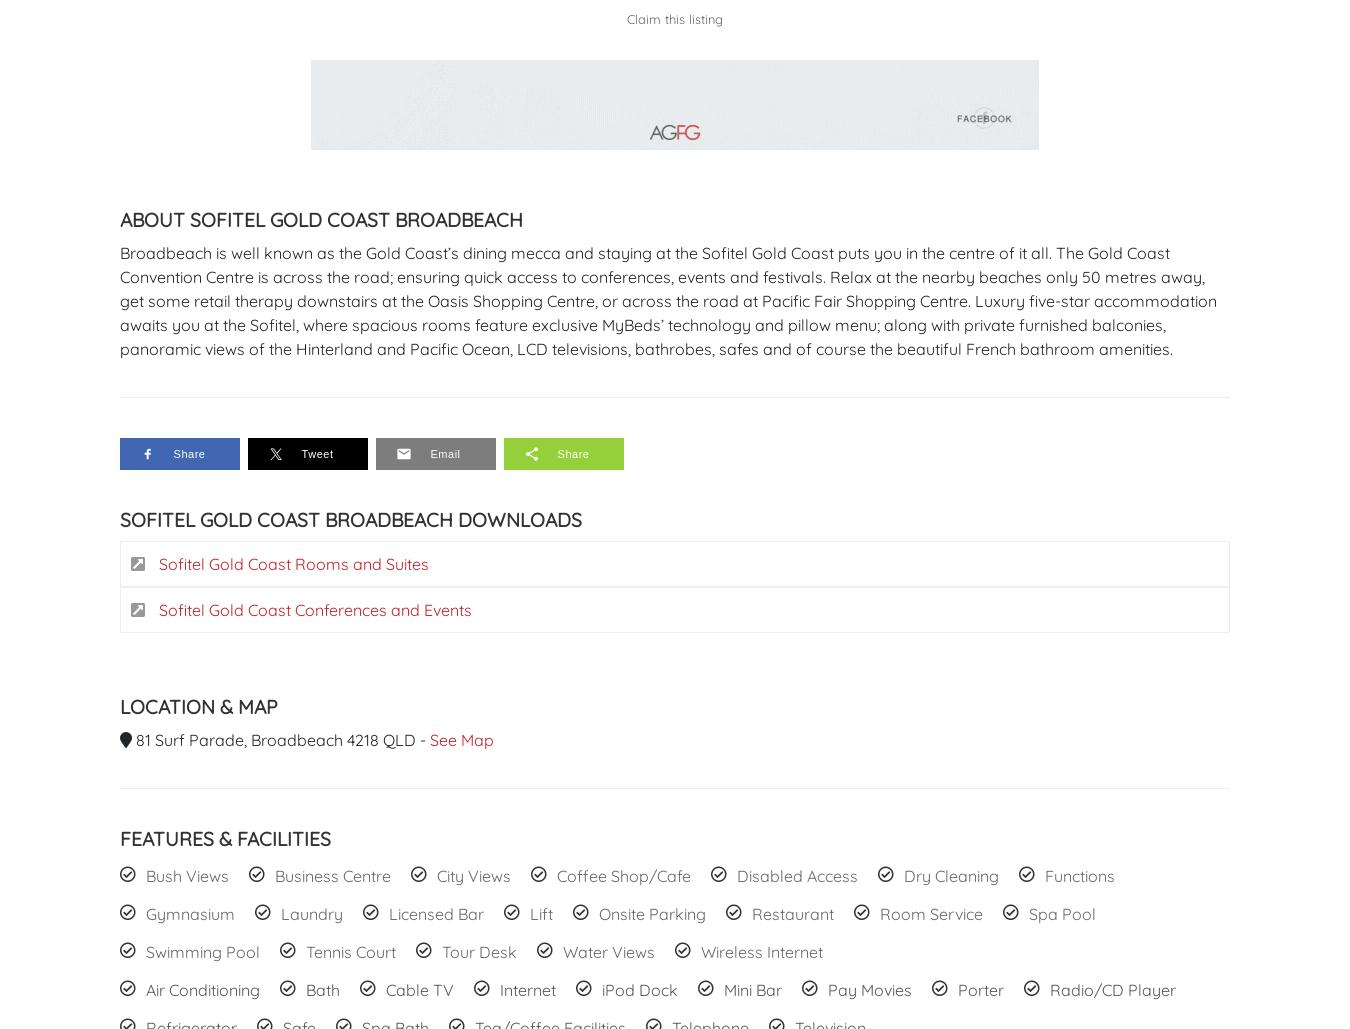  What do you see at coordinates (598, 913) in the screenshot?
I see `'Onsite Parking'` at bounding box center [598, 913].